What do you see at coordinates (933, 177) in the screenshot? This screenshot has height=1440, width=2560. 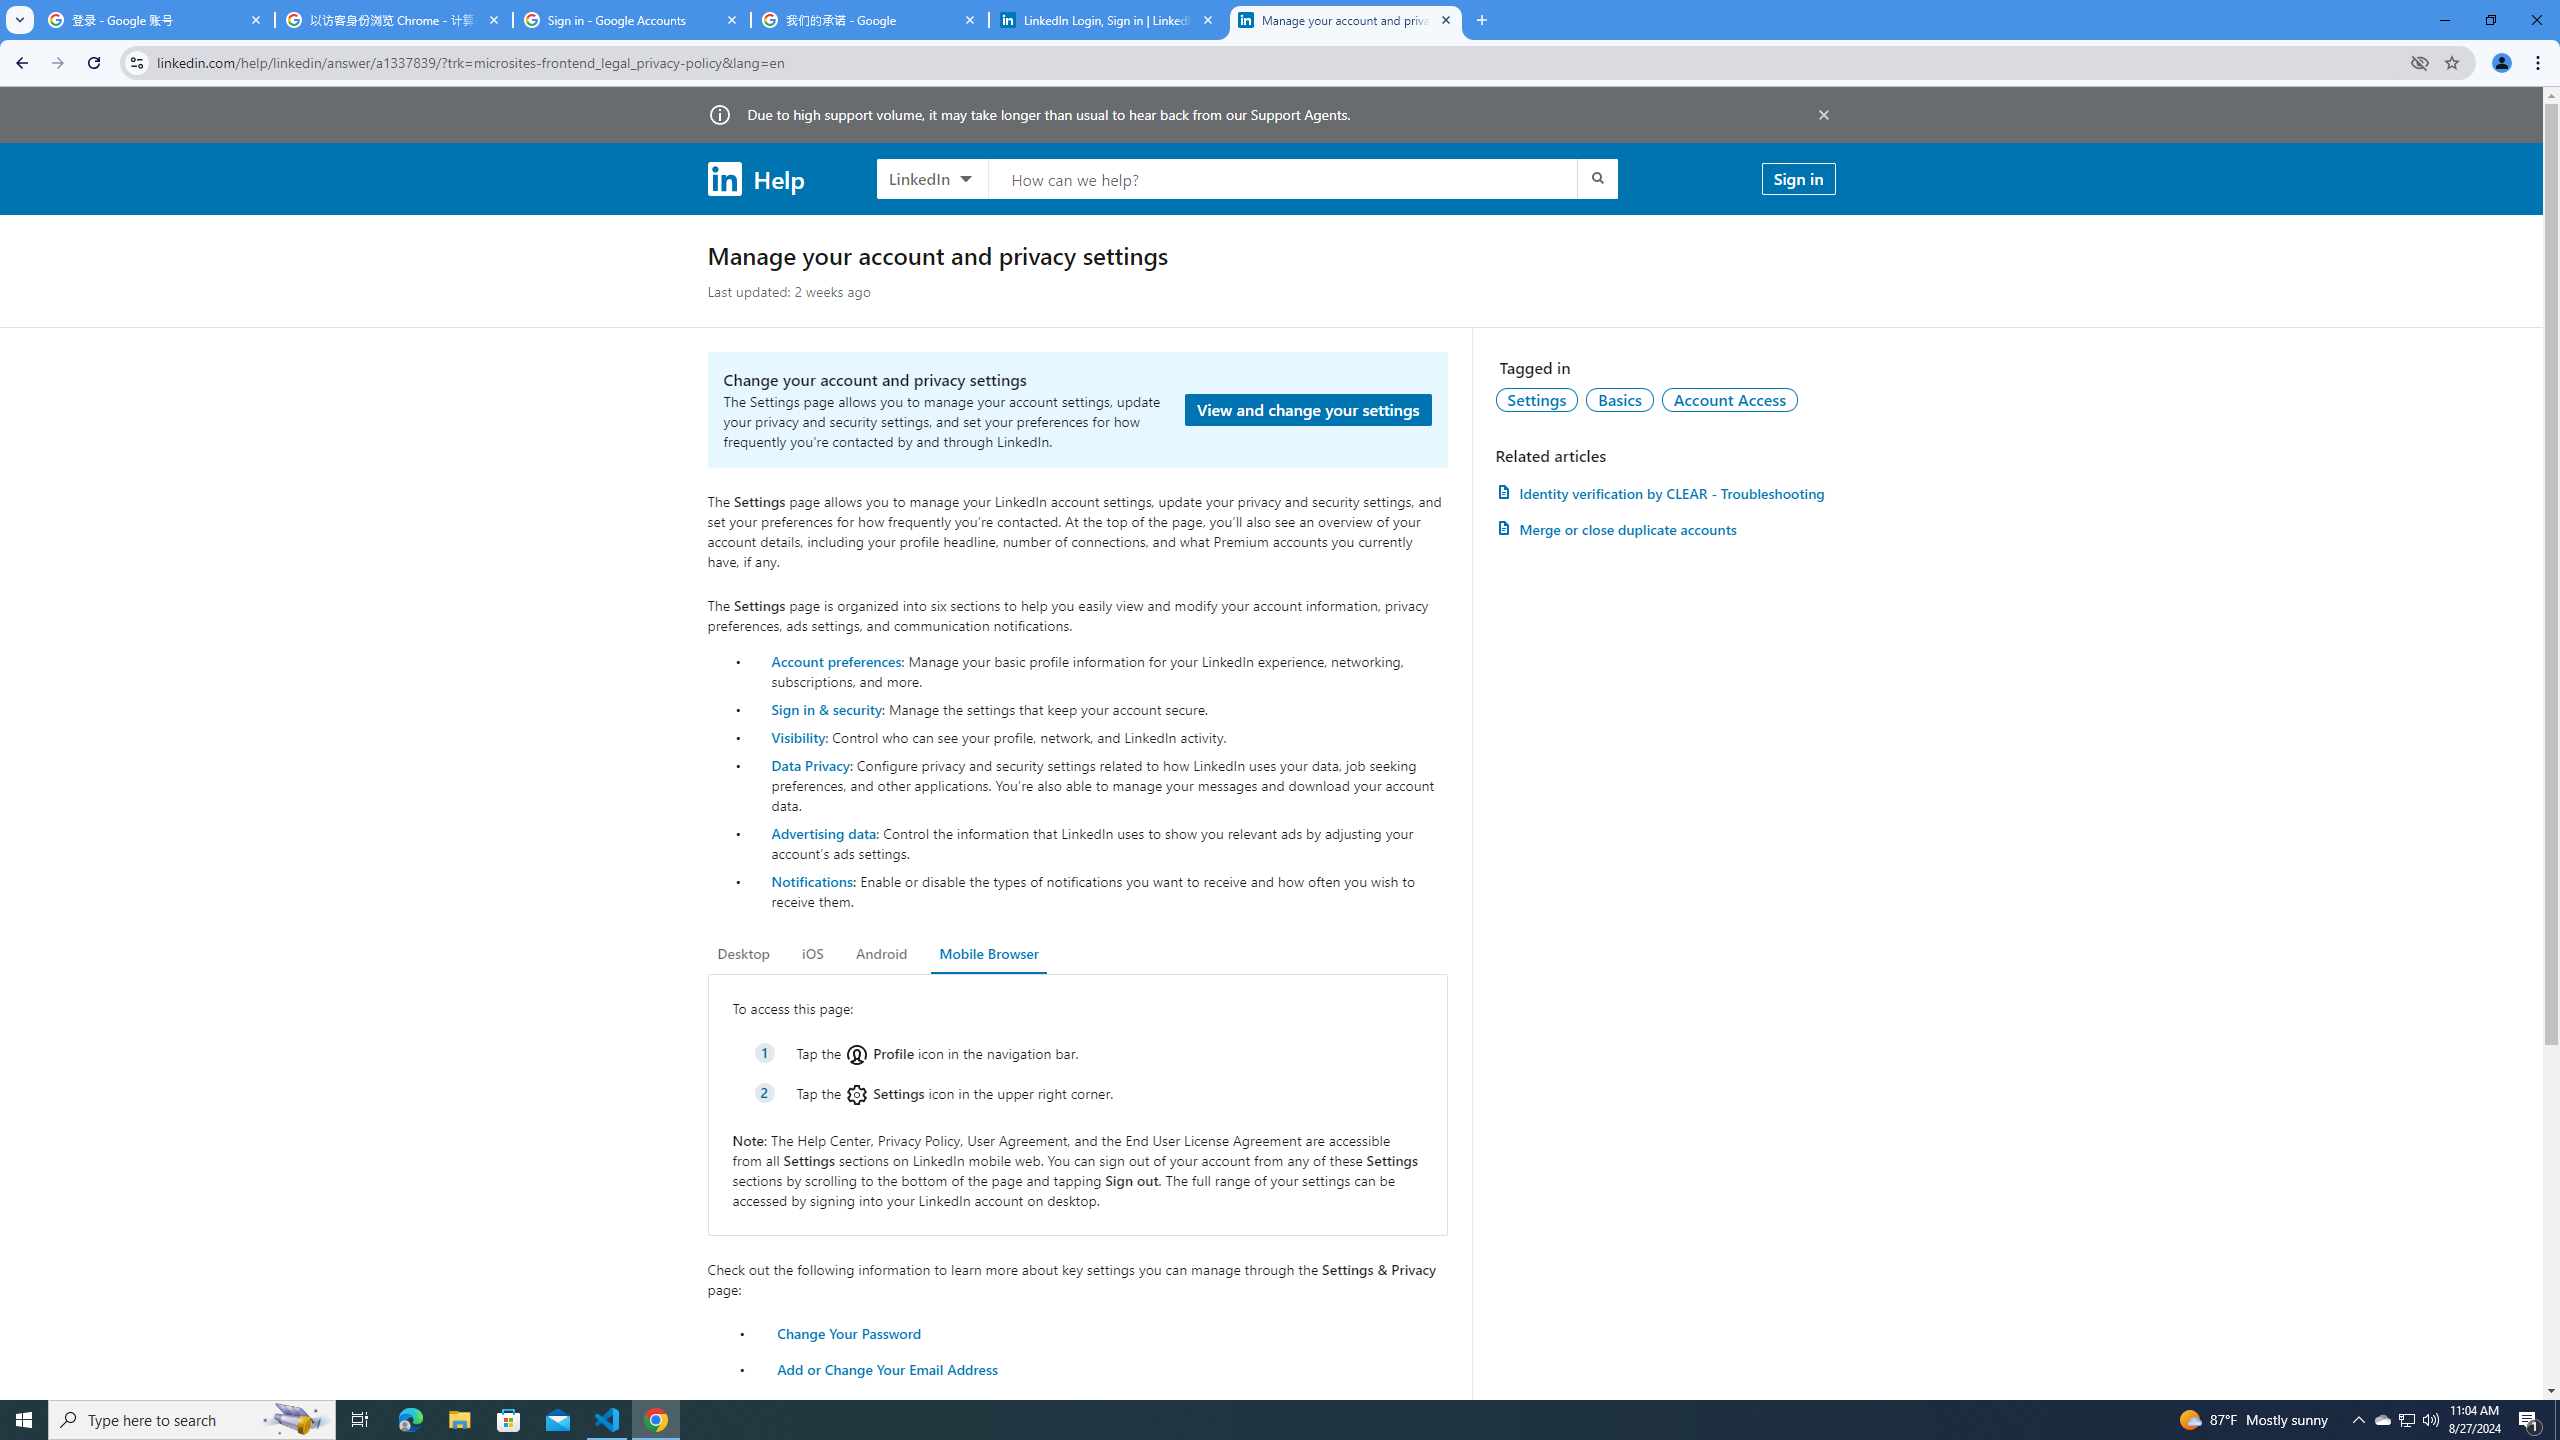 I see `'LinkedIn products to search, LinkedIn selected'` at bounding box center [933, 177].